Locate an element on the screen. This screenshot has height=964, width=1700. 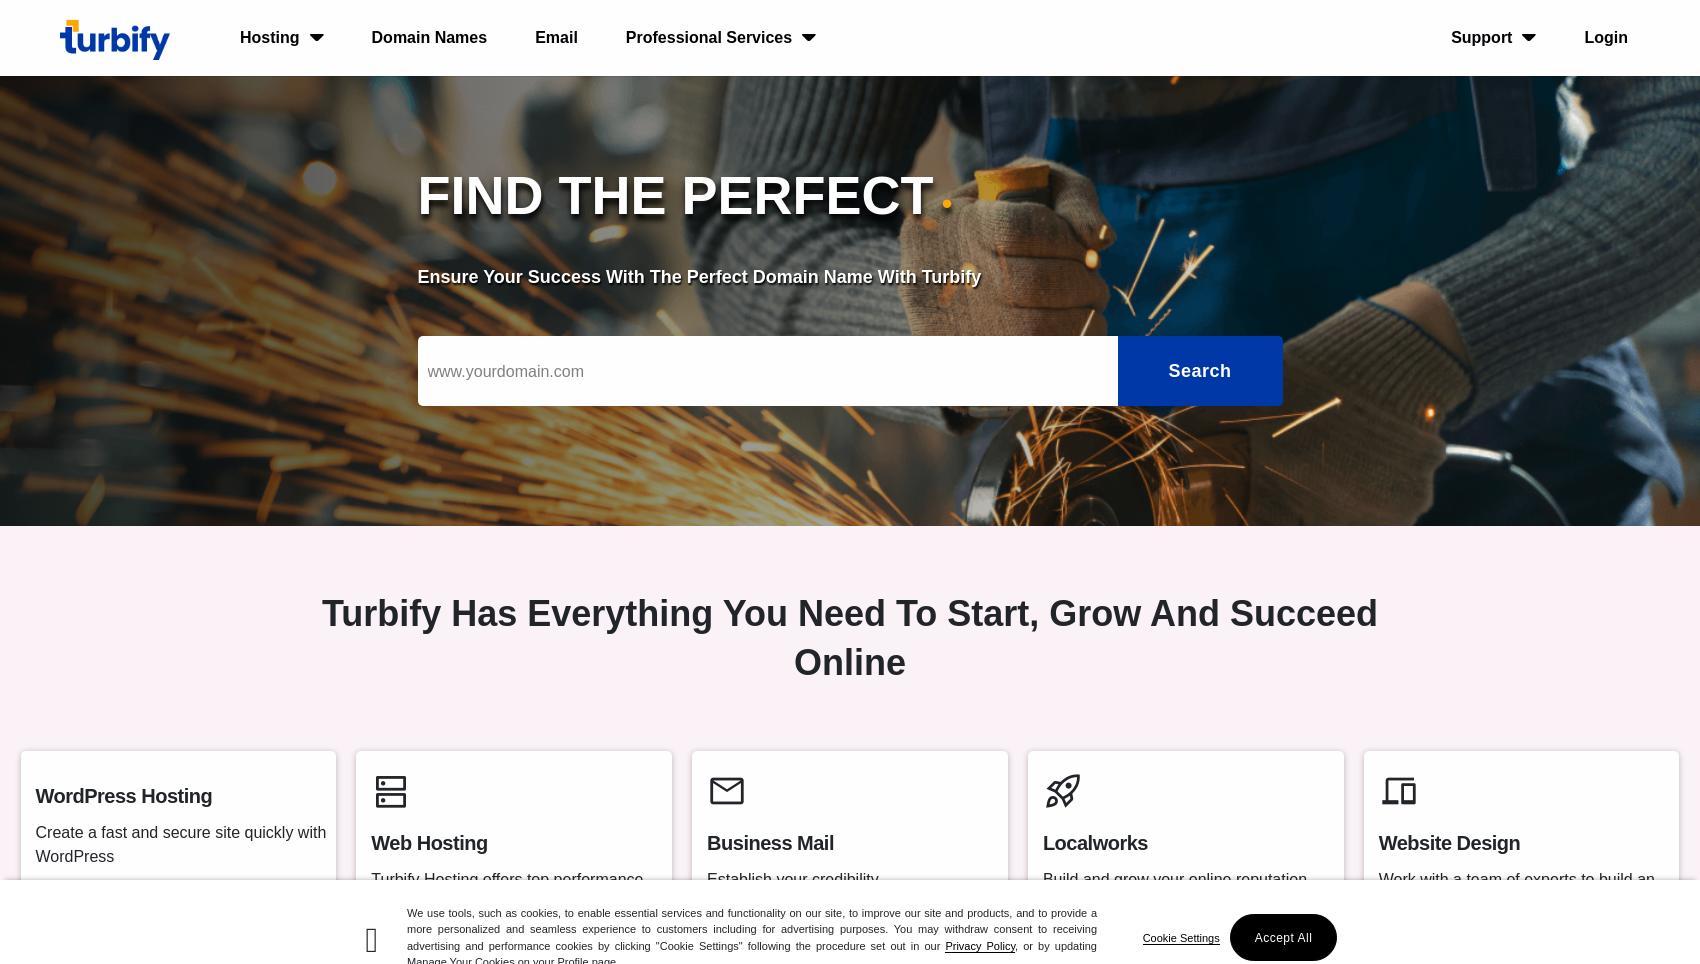
'mail' is located at coordinates (726, 790).